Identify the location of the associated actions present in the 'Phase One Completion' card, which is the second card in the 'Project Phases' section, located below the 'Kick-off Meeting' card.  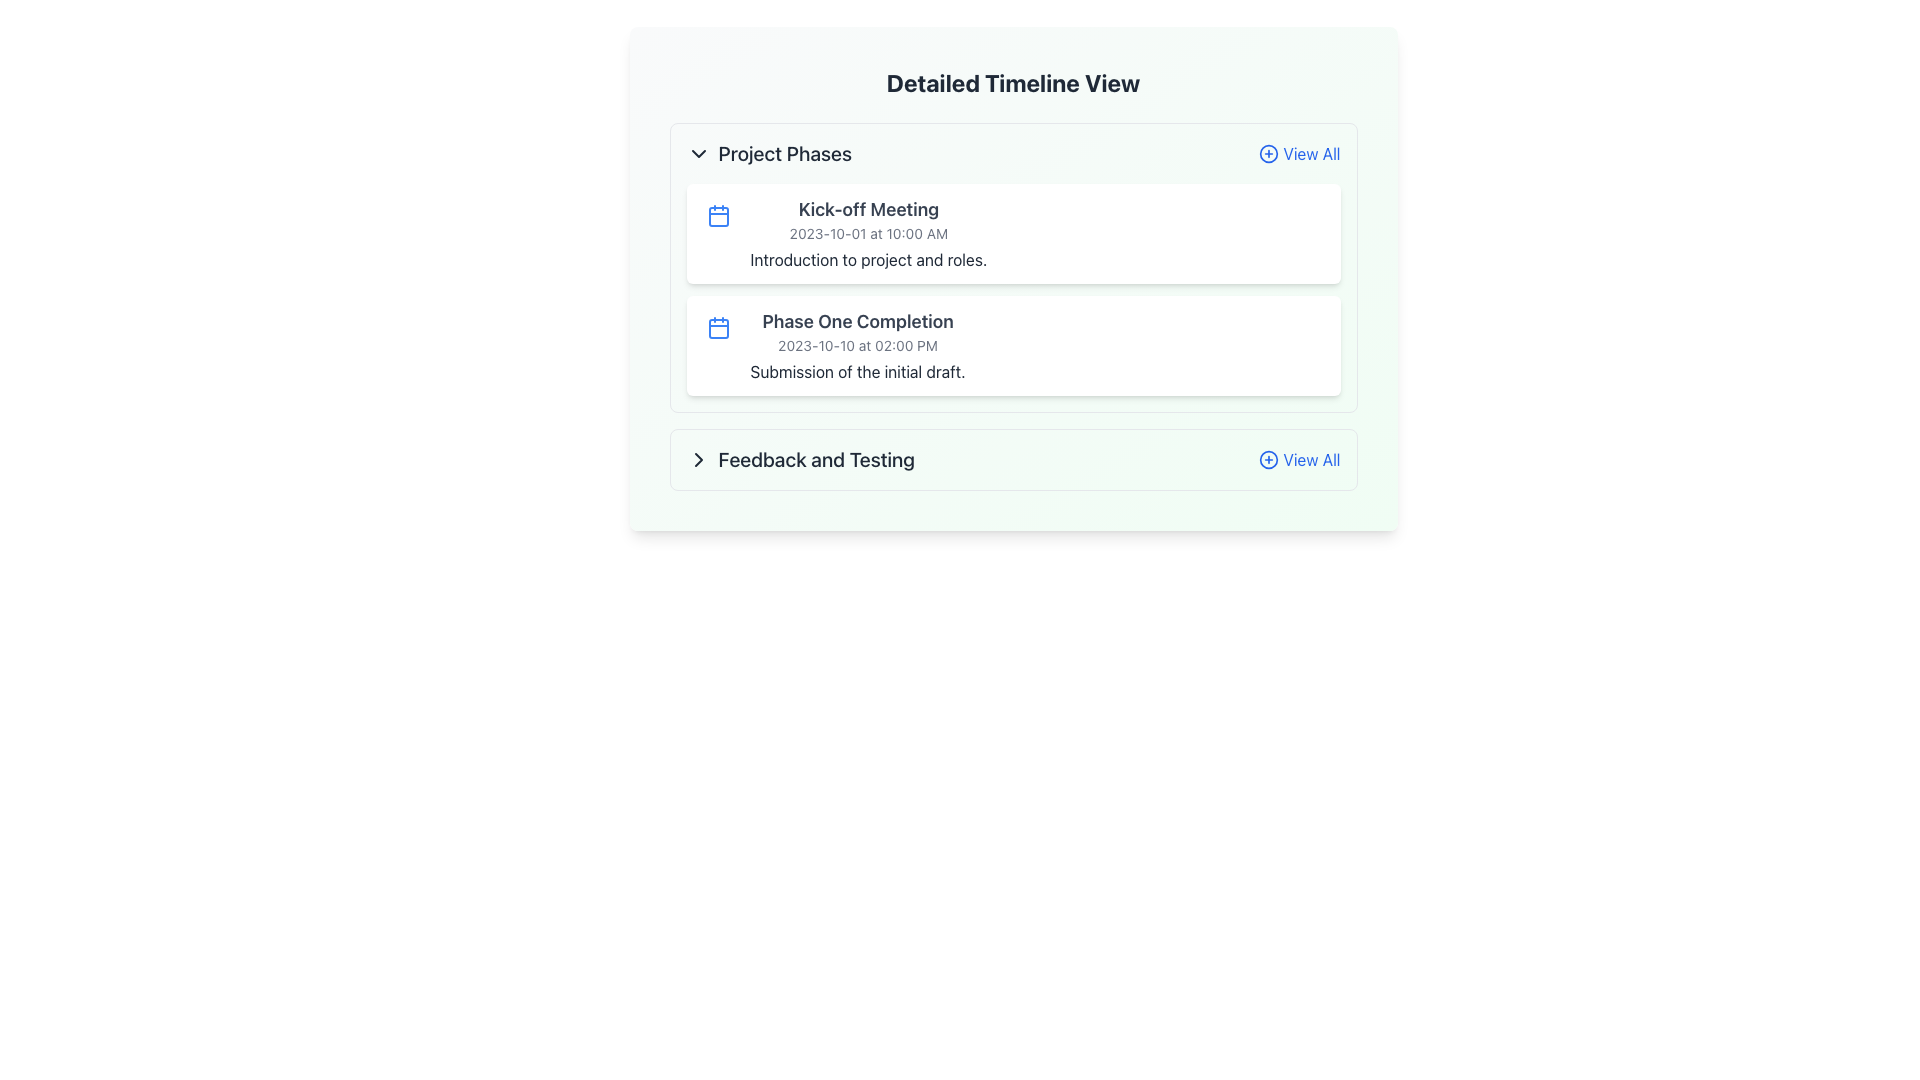
(1013, 345).